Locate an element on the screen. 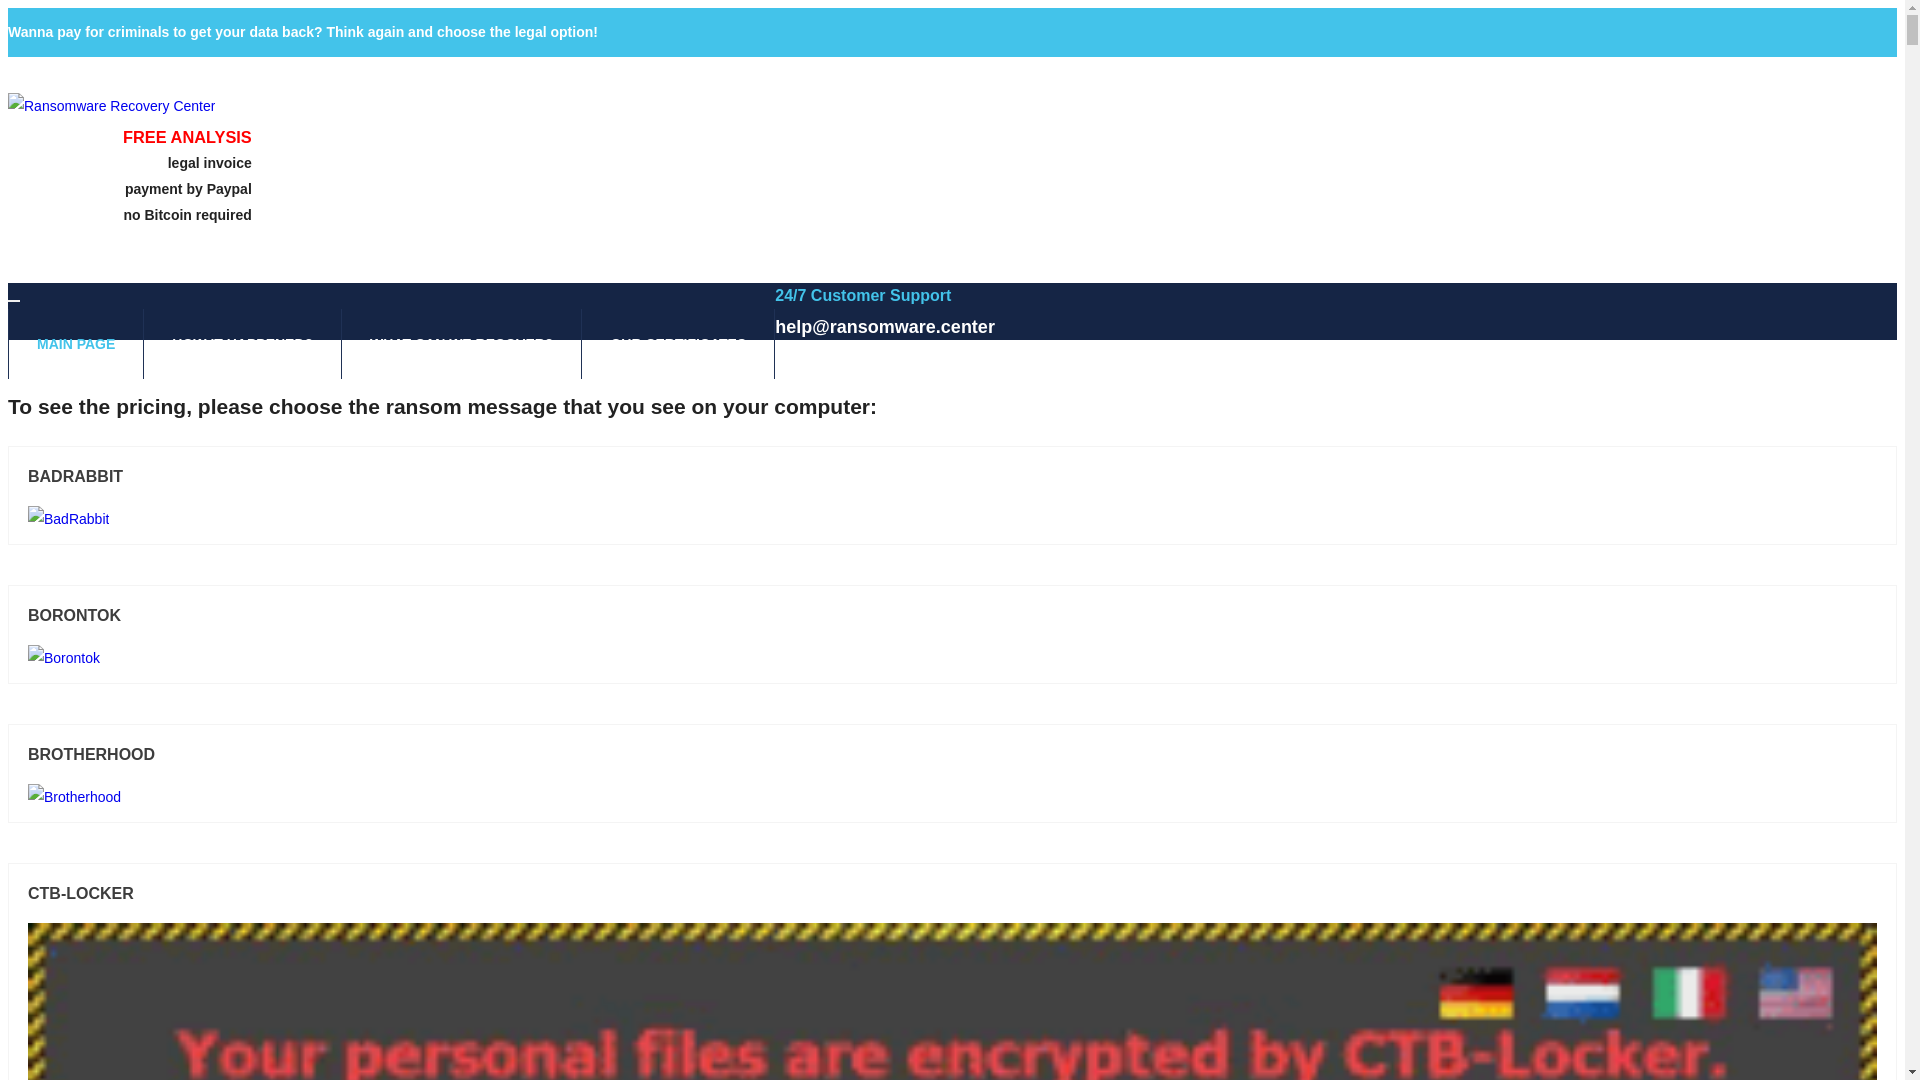  'BADRABBIT' is located at coordinates (28, 477).